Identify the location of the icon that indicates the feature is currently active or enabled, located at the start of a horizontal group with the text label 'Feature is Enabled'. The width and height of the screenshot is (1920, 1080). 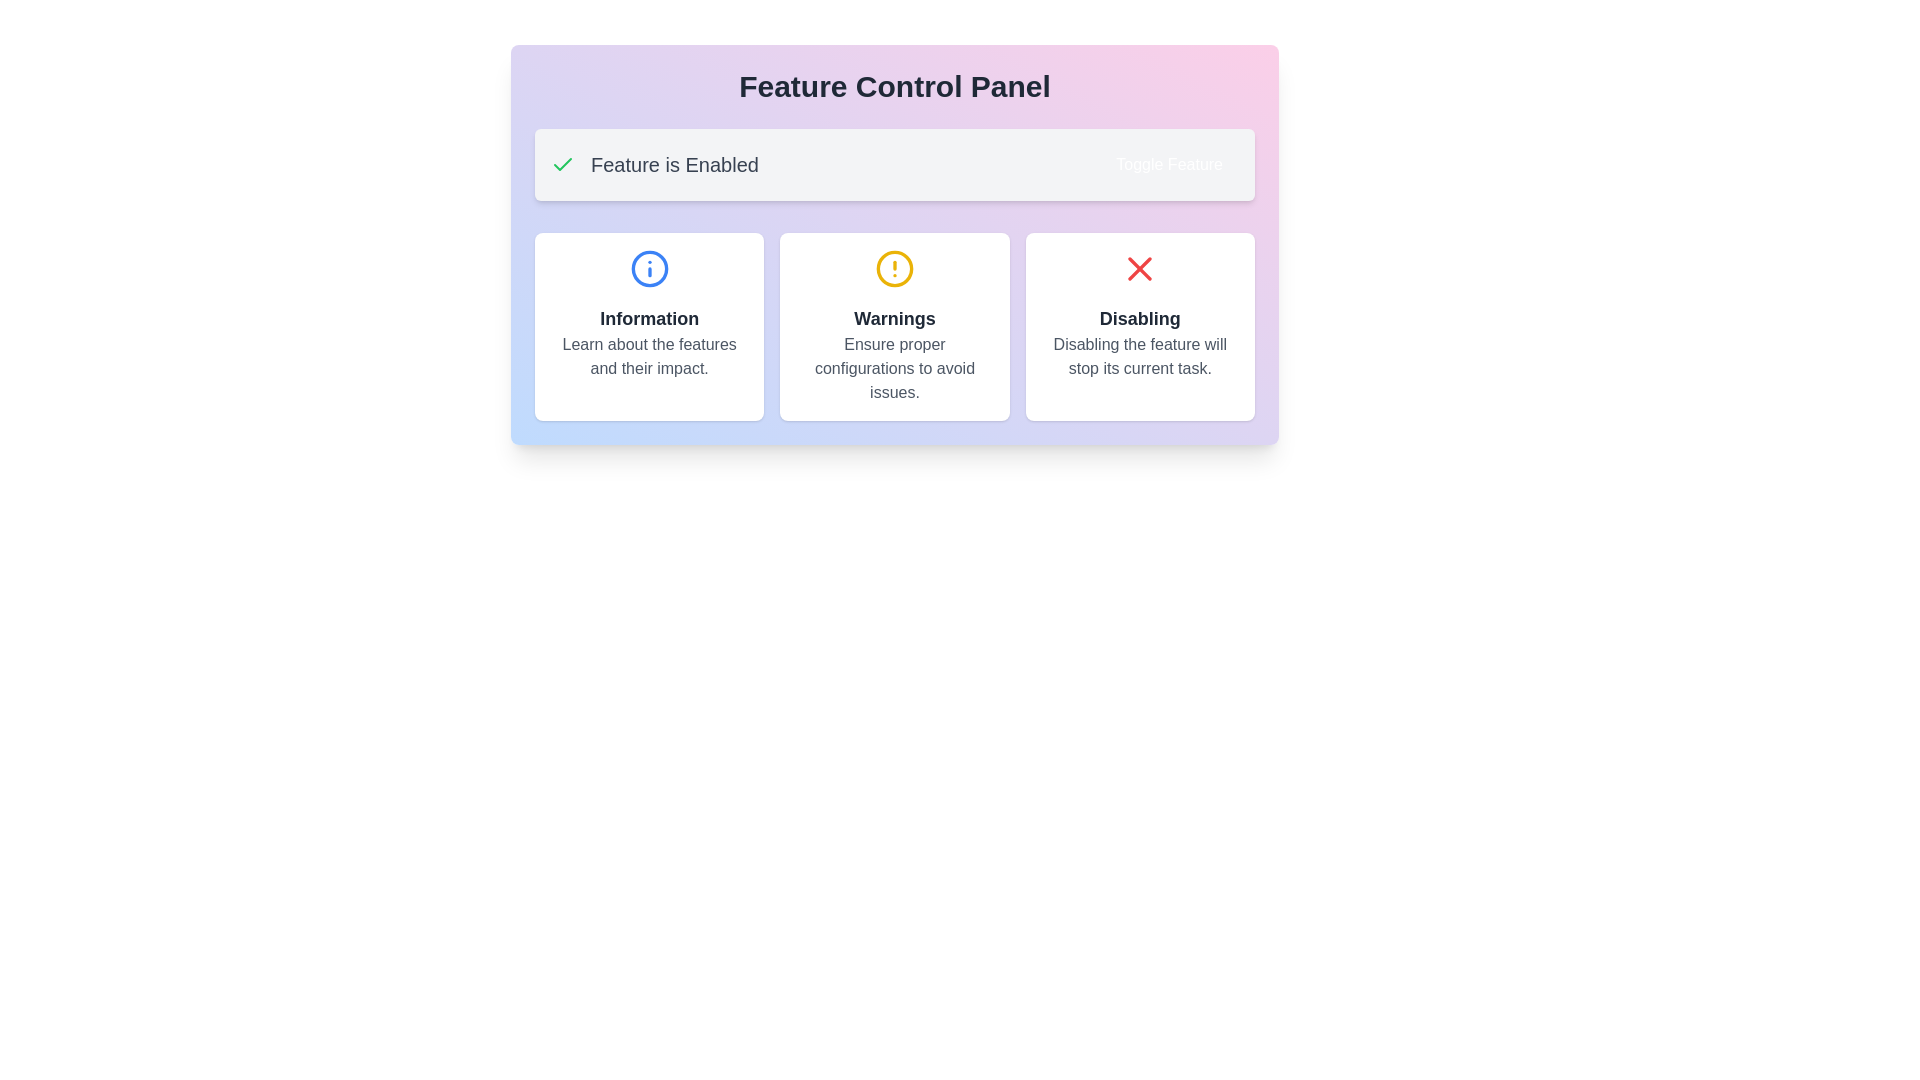
(561, 164).